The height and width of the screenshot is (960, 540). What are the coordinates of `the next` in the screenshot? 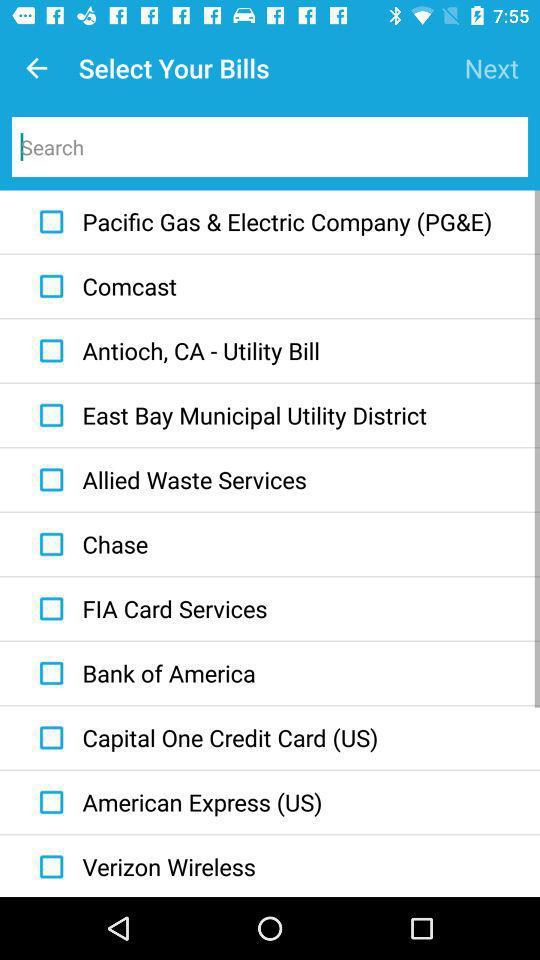 It's located at (490, 68).